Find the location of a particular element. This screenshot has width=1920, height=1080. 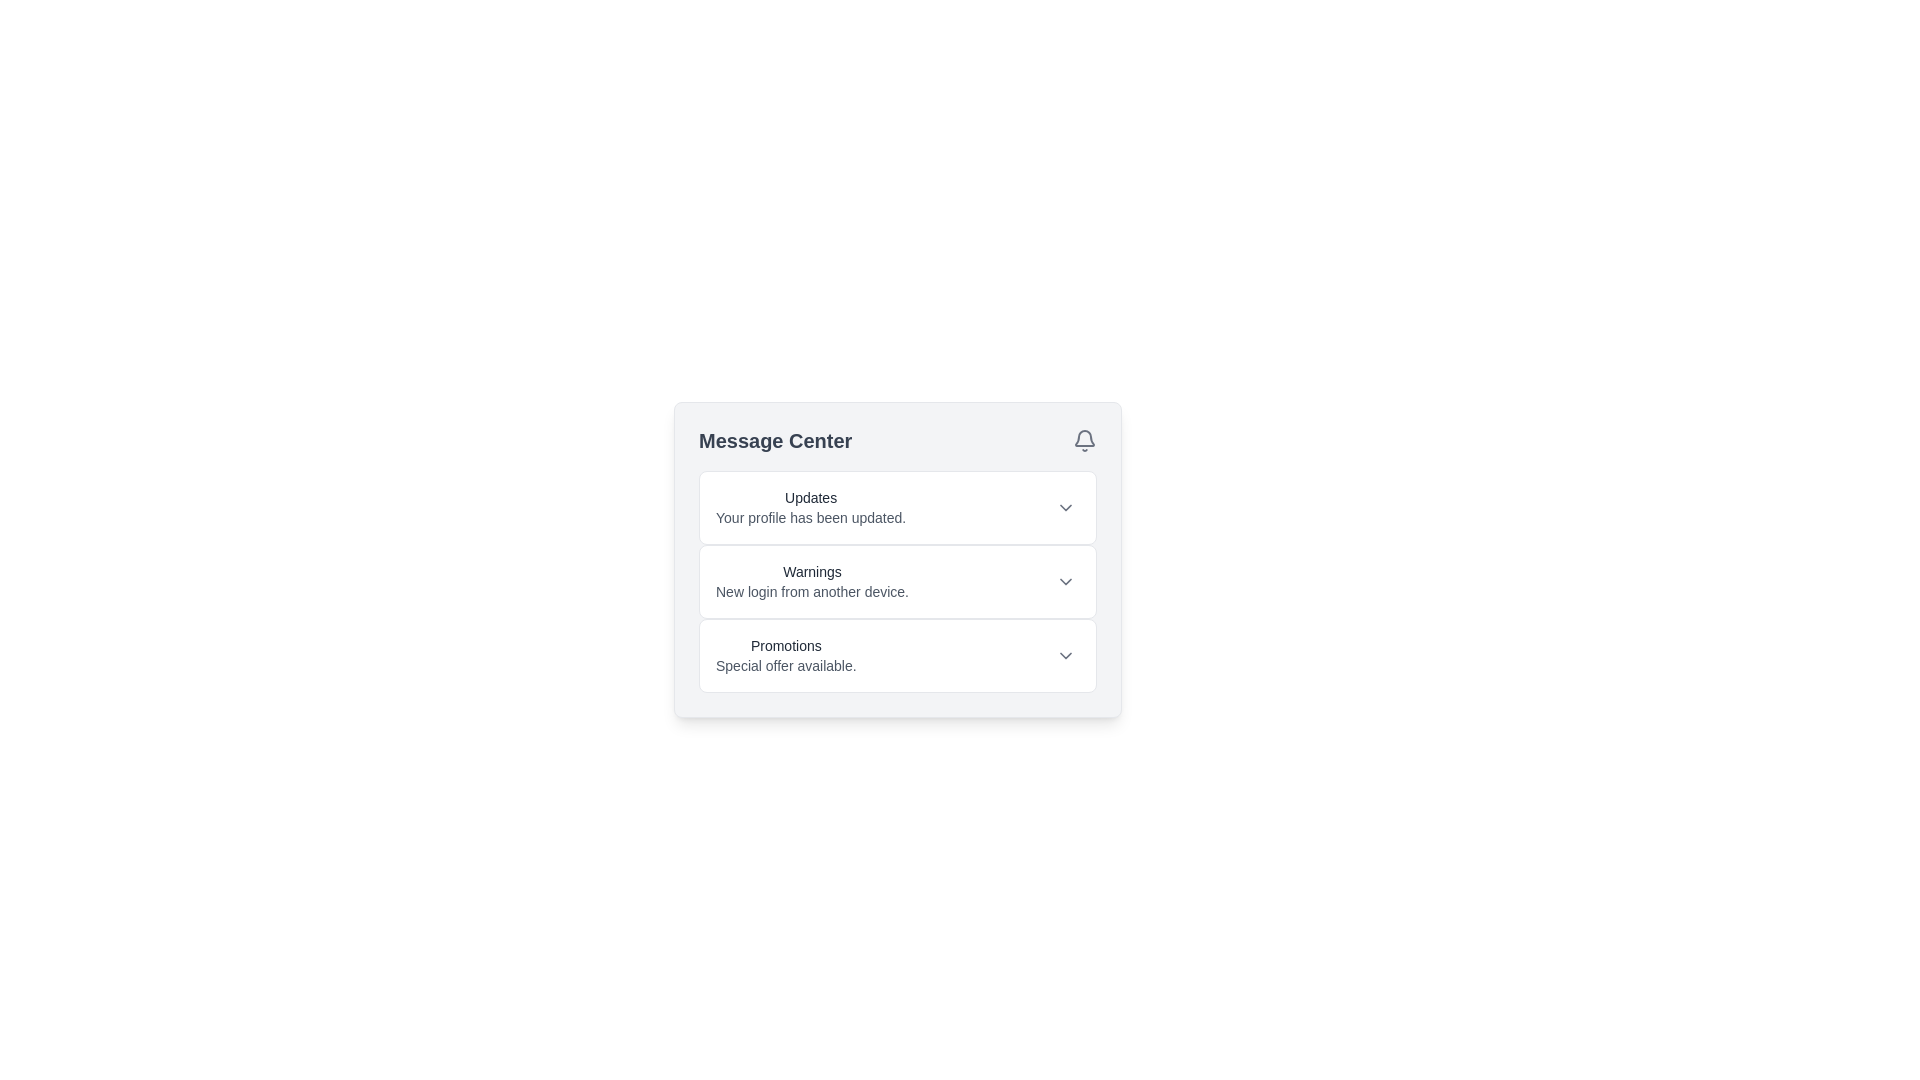

the chevron icon located to the right of the text 'Your profile has been updated' in the 'Updates' section of the Message Center is located at coordinates (1064, 507).